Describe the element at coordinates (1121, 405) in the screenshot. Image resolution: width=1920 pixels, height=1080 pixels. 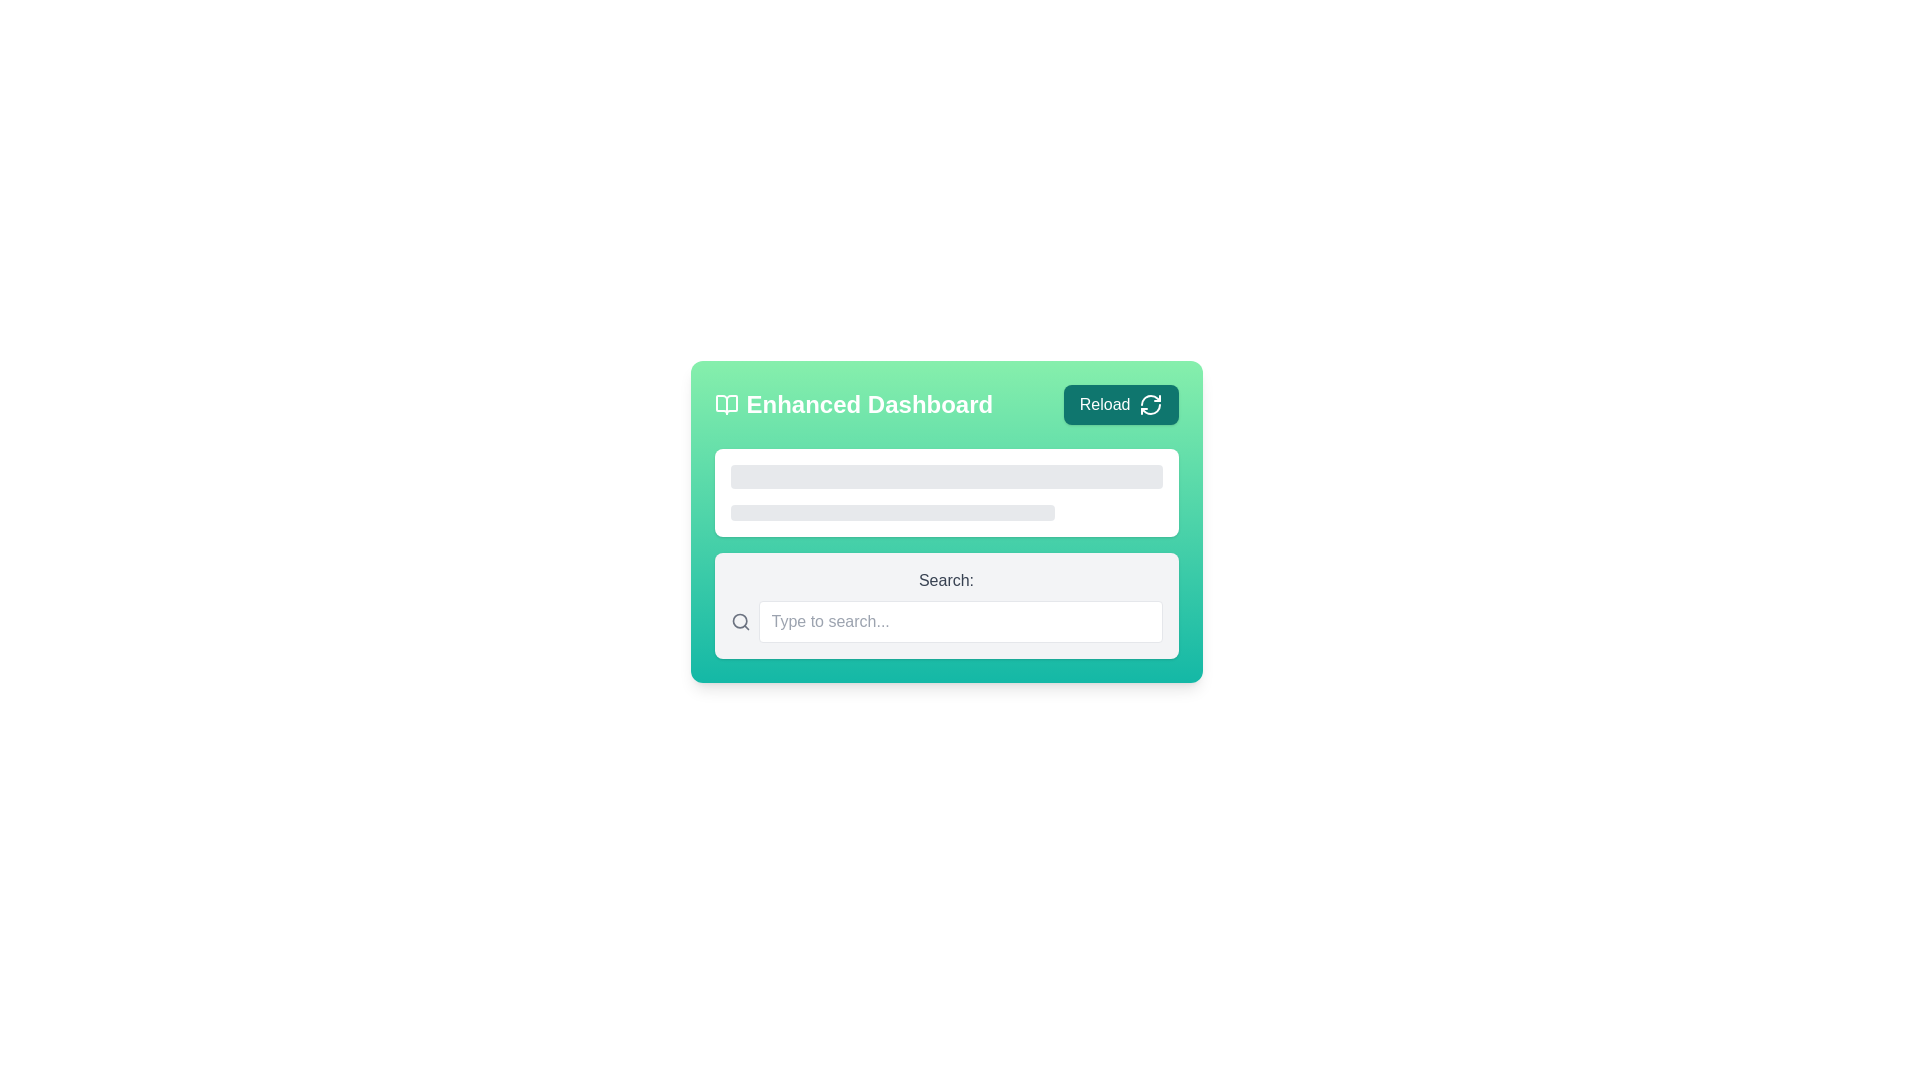
I see `the reload button located at the top-right corner of the 'Enhanced Dashboard'` at that location.